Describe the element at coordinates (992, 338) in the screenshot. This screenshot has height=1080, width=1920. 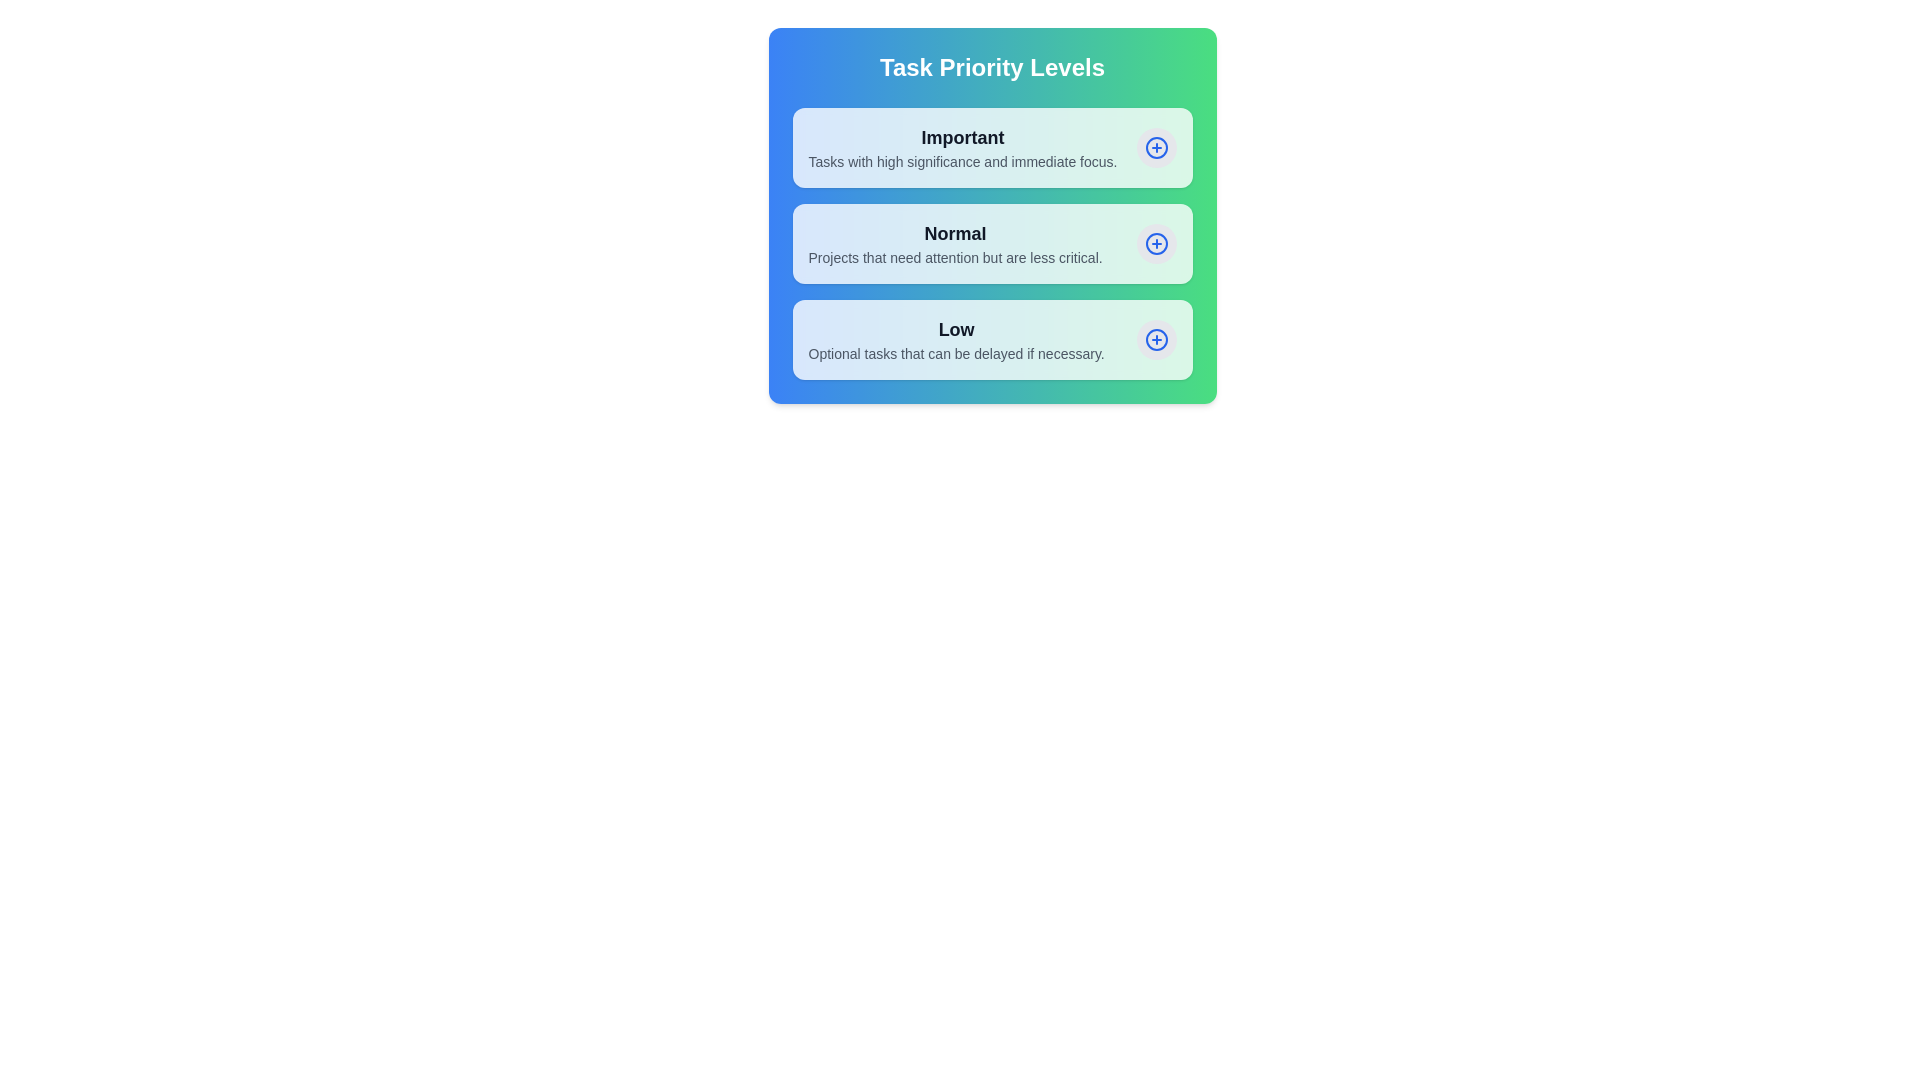
I see `the 'Low' priority task card located at the bottom of the stack of task priority levels` at that location.